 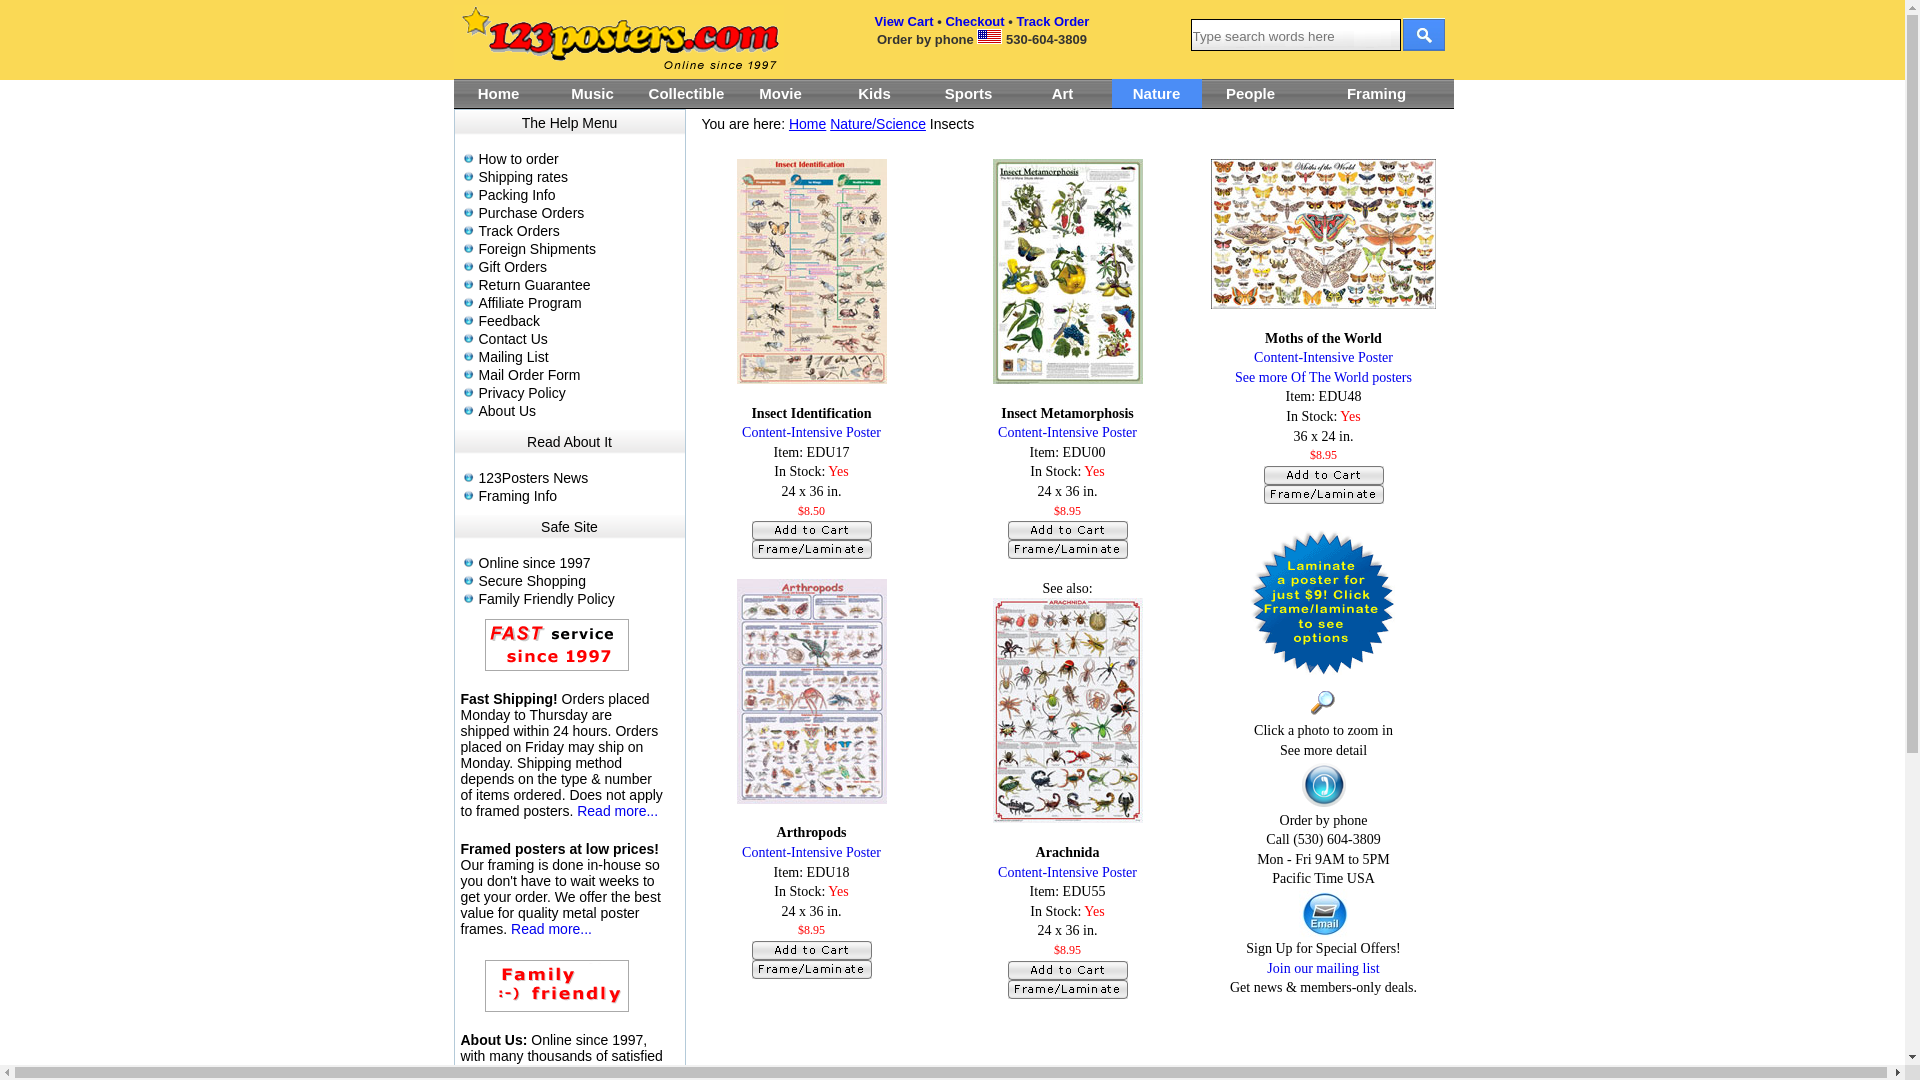 I want to click on 'Kids', so click(x=874, y=93).